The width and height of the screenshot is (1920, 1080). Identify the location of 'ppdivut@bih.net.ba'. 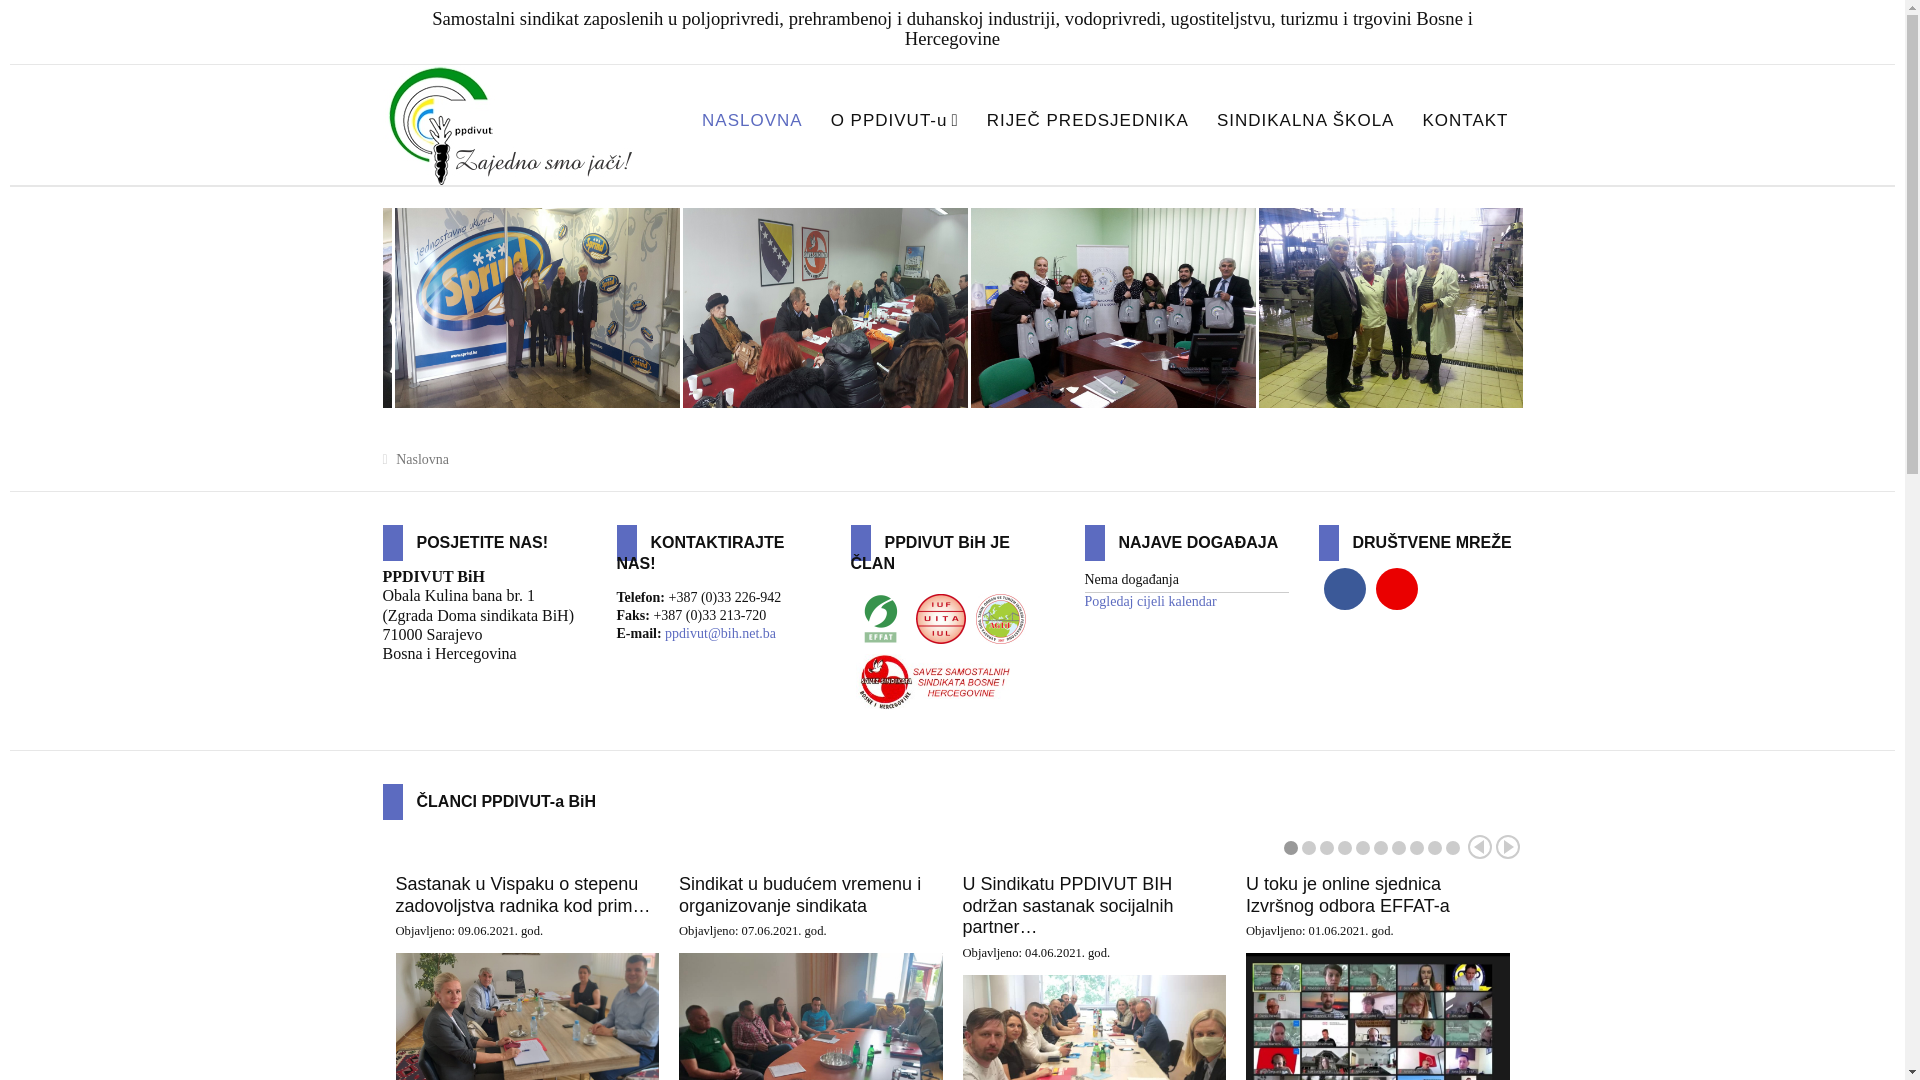
(720, 633).